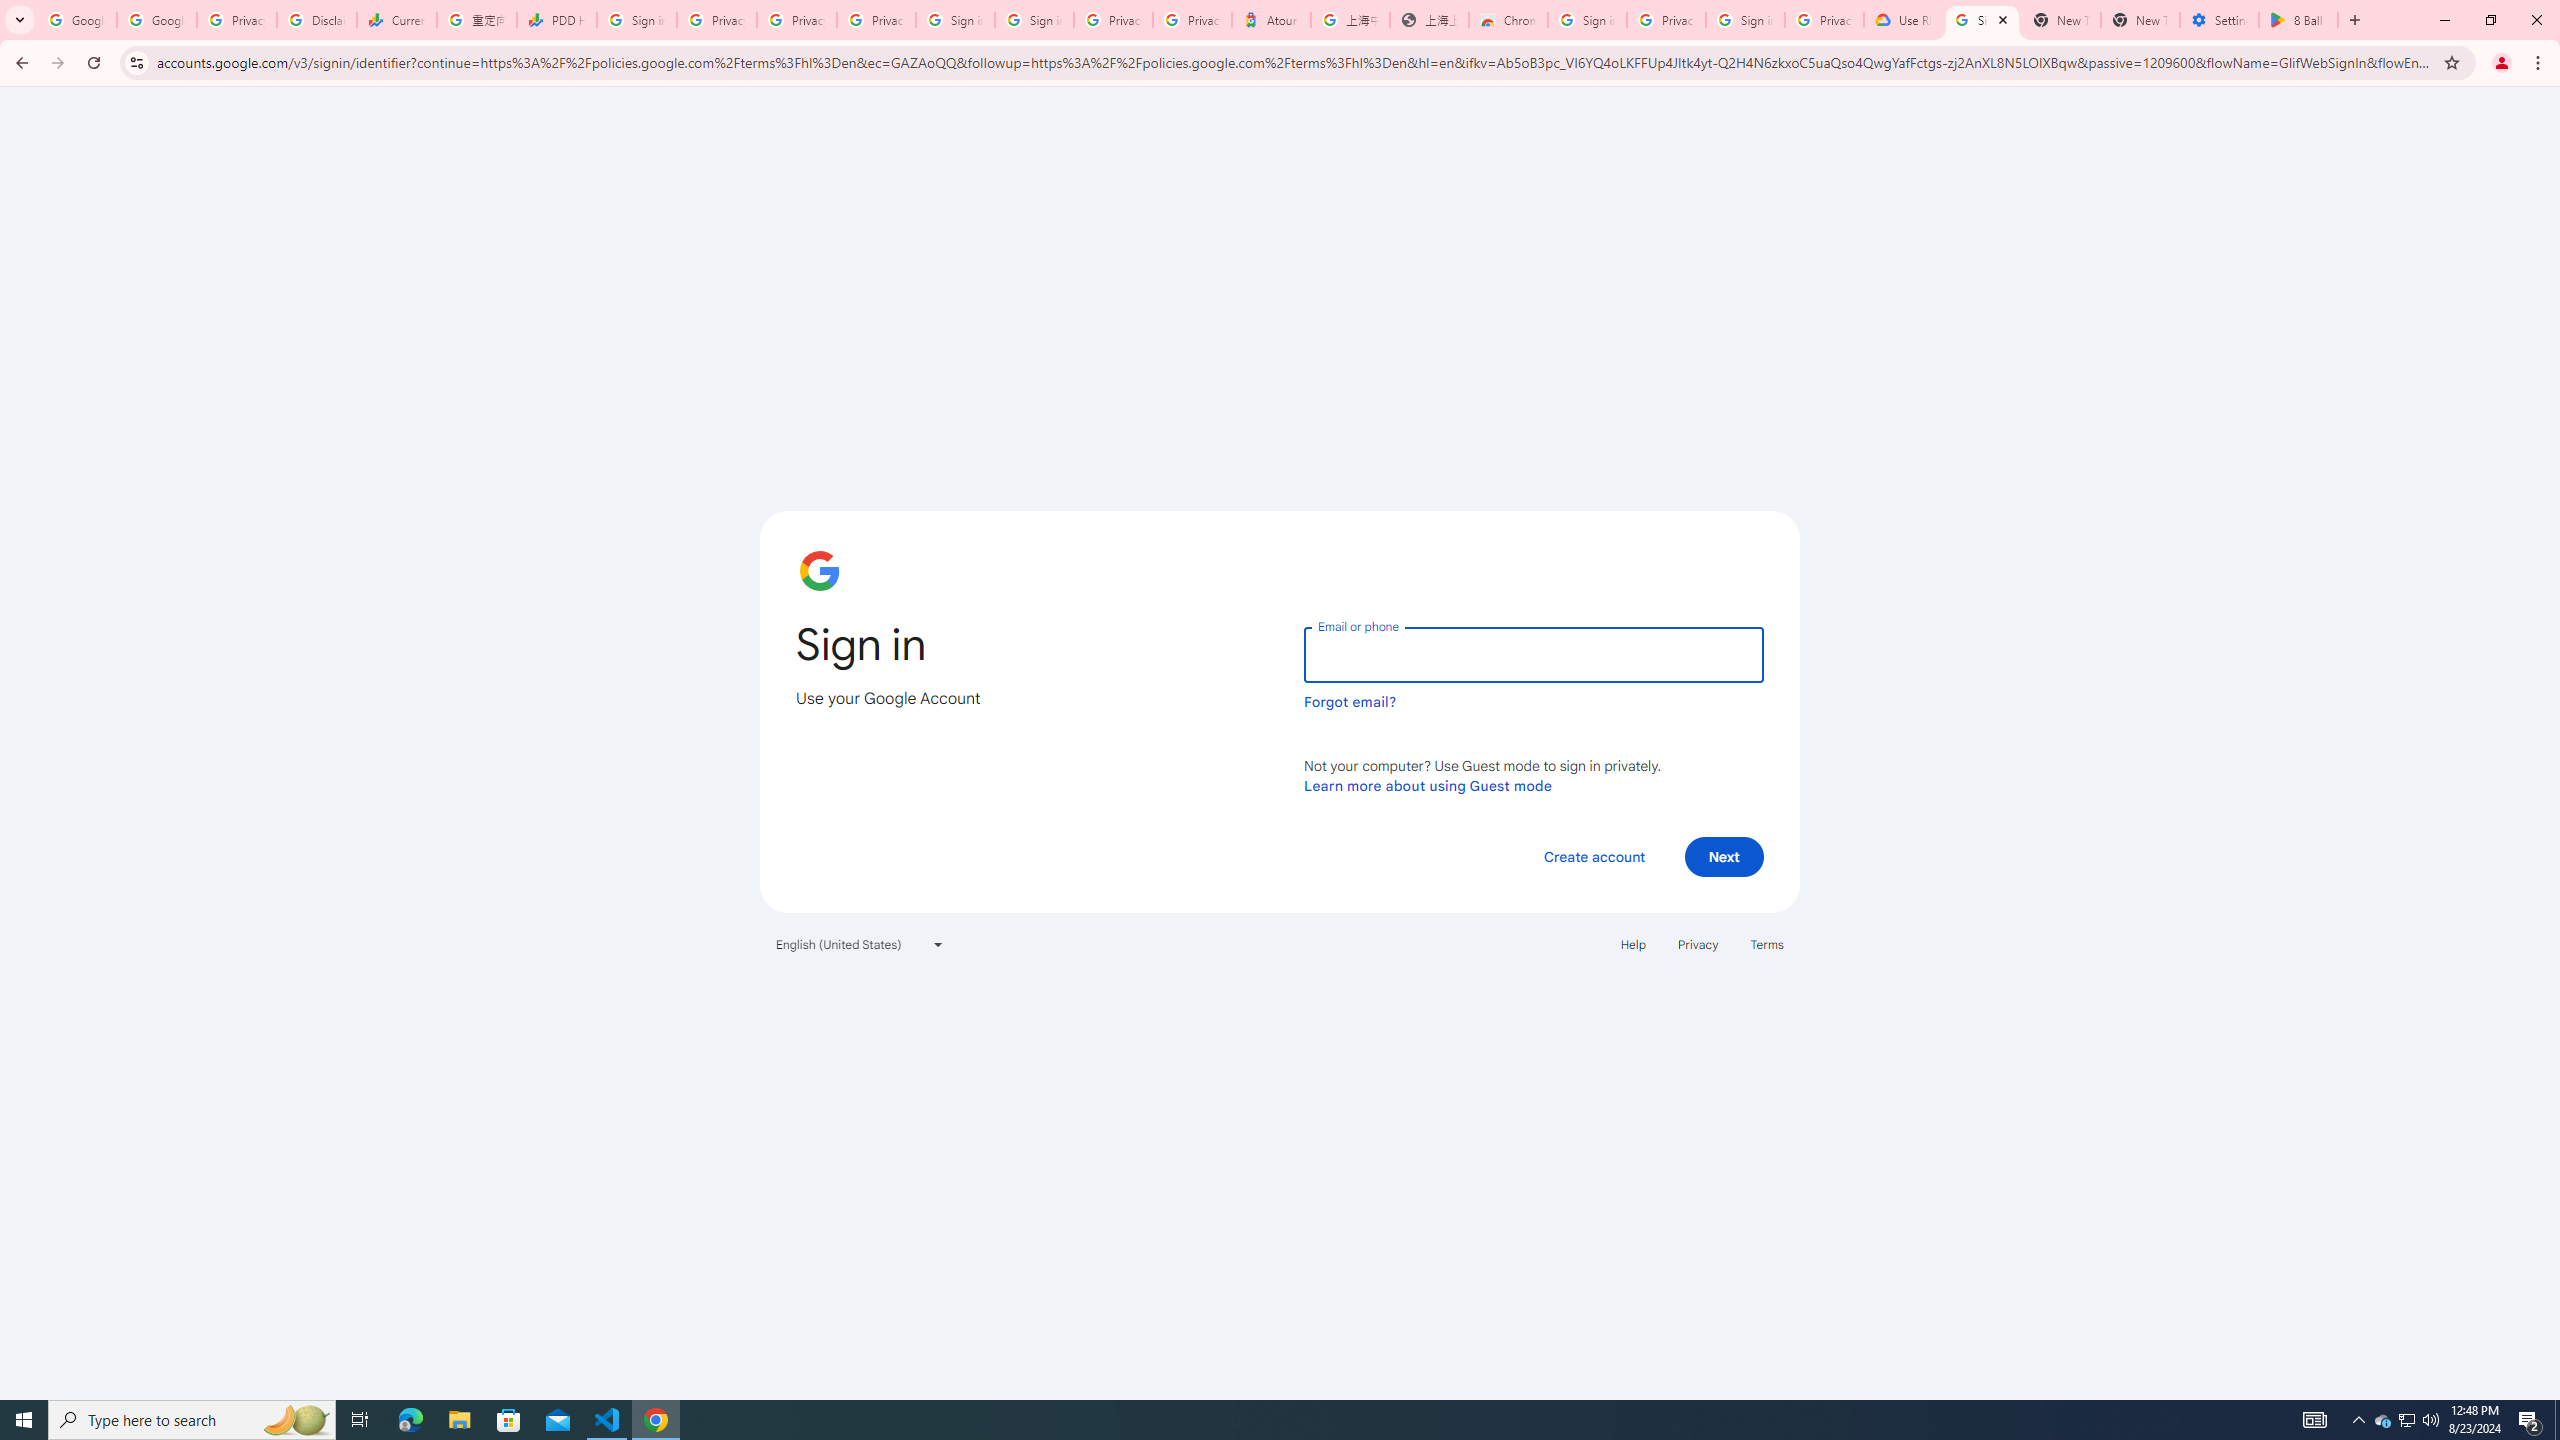 The image size is (2560, 1440). What do you see at coordinates (76, 19) in the screenshot?
I see `'Google Workspace Admin Community'` at bounding box center [76, 19].